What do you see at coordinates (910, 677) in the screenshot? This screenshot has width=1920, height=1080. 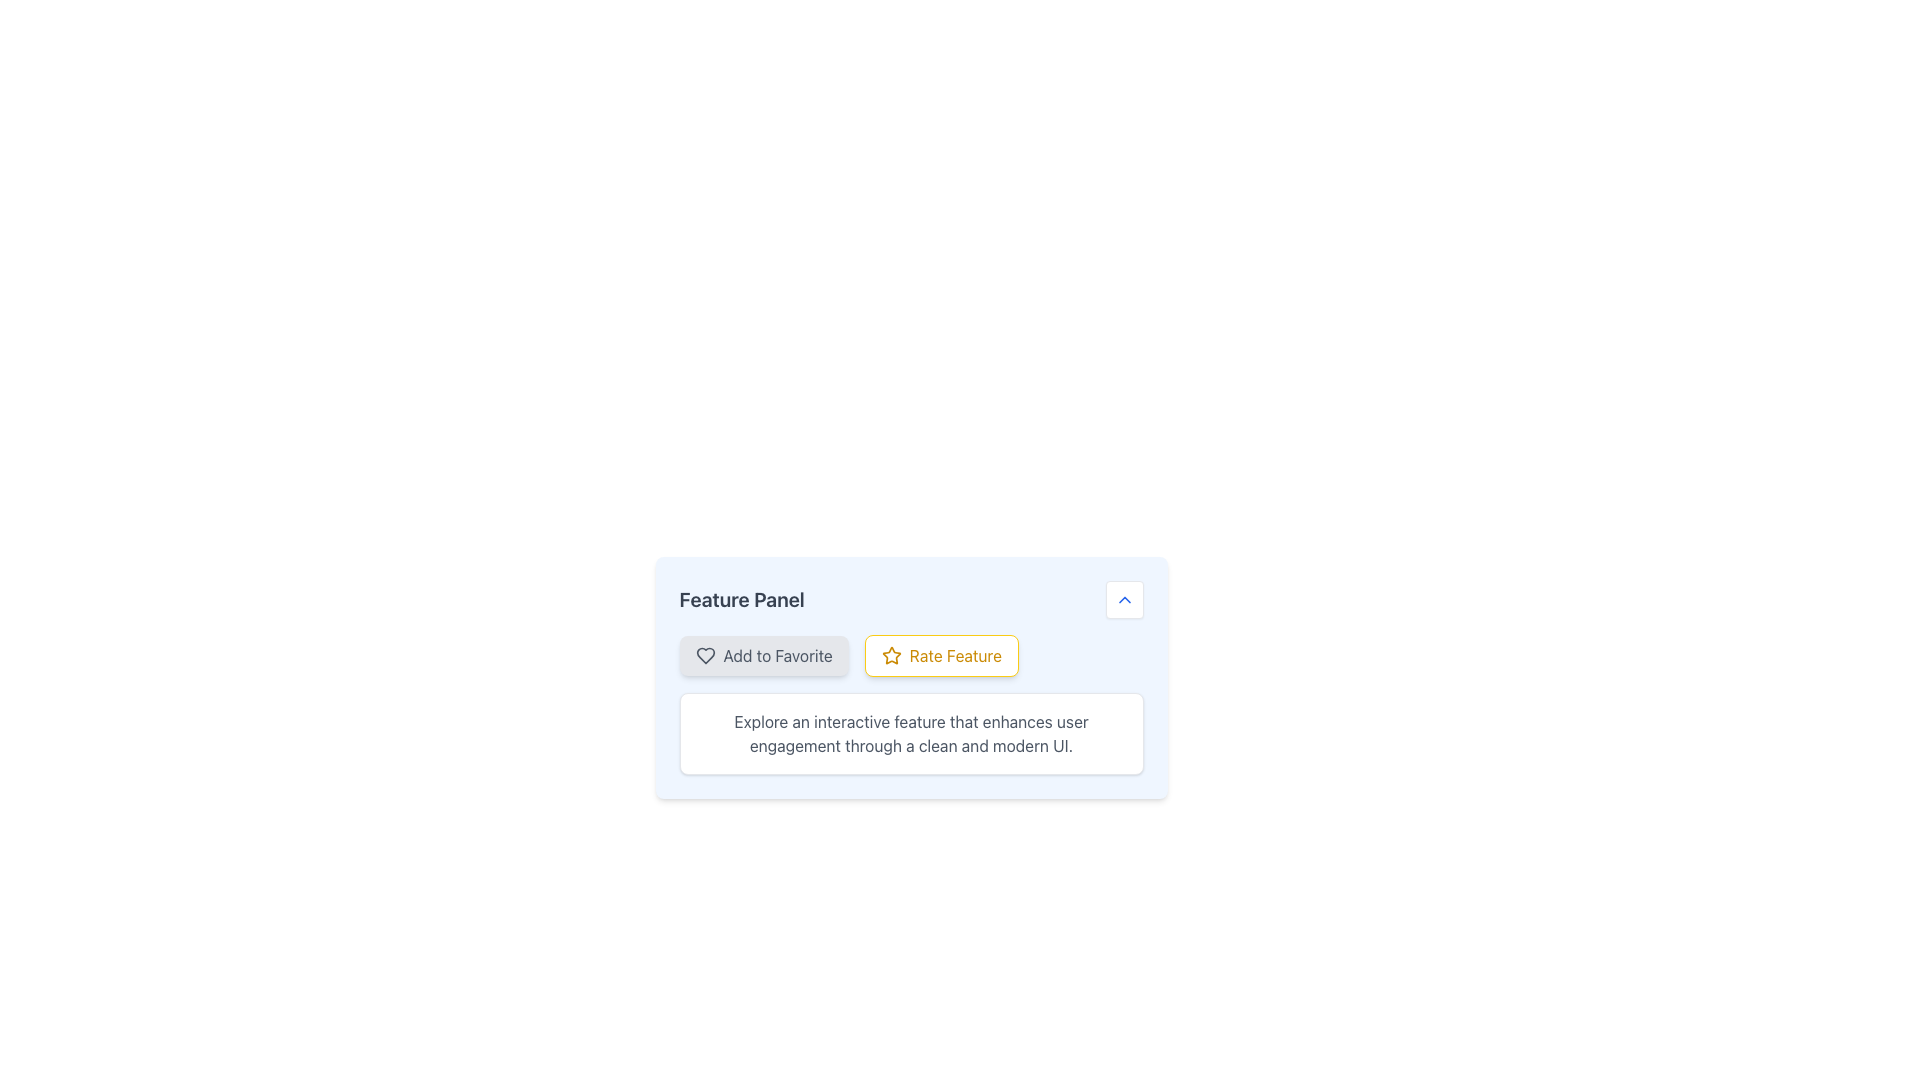 I see `descriptive text located at the bottom of the blue background panel that serves as an informative and interactive widget` at bounding box center [910, 677].